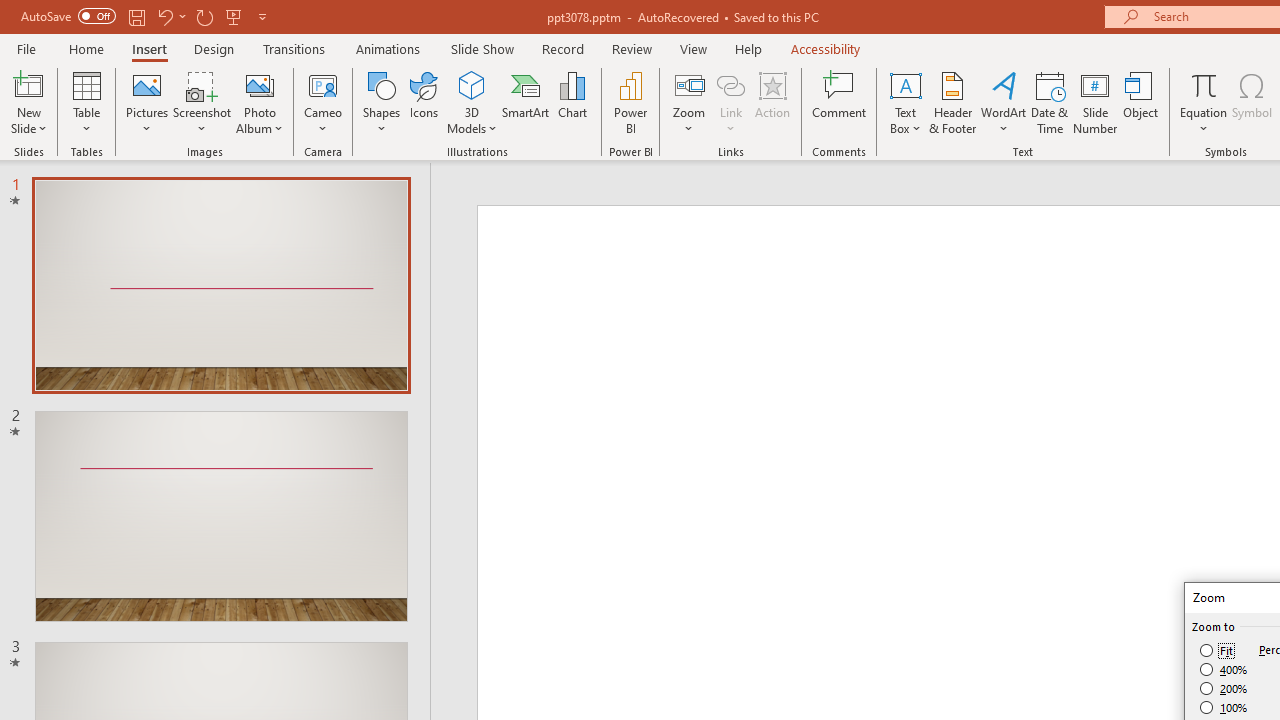 The image size is (1280, 720). I want to click on 'Link', so click(730, 103).